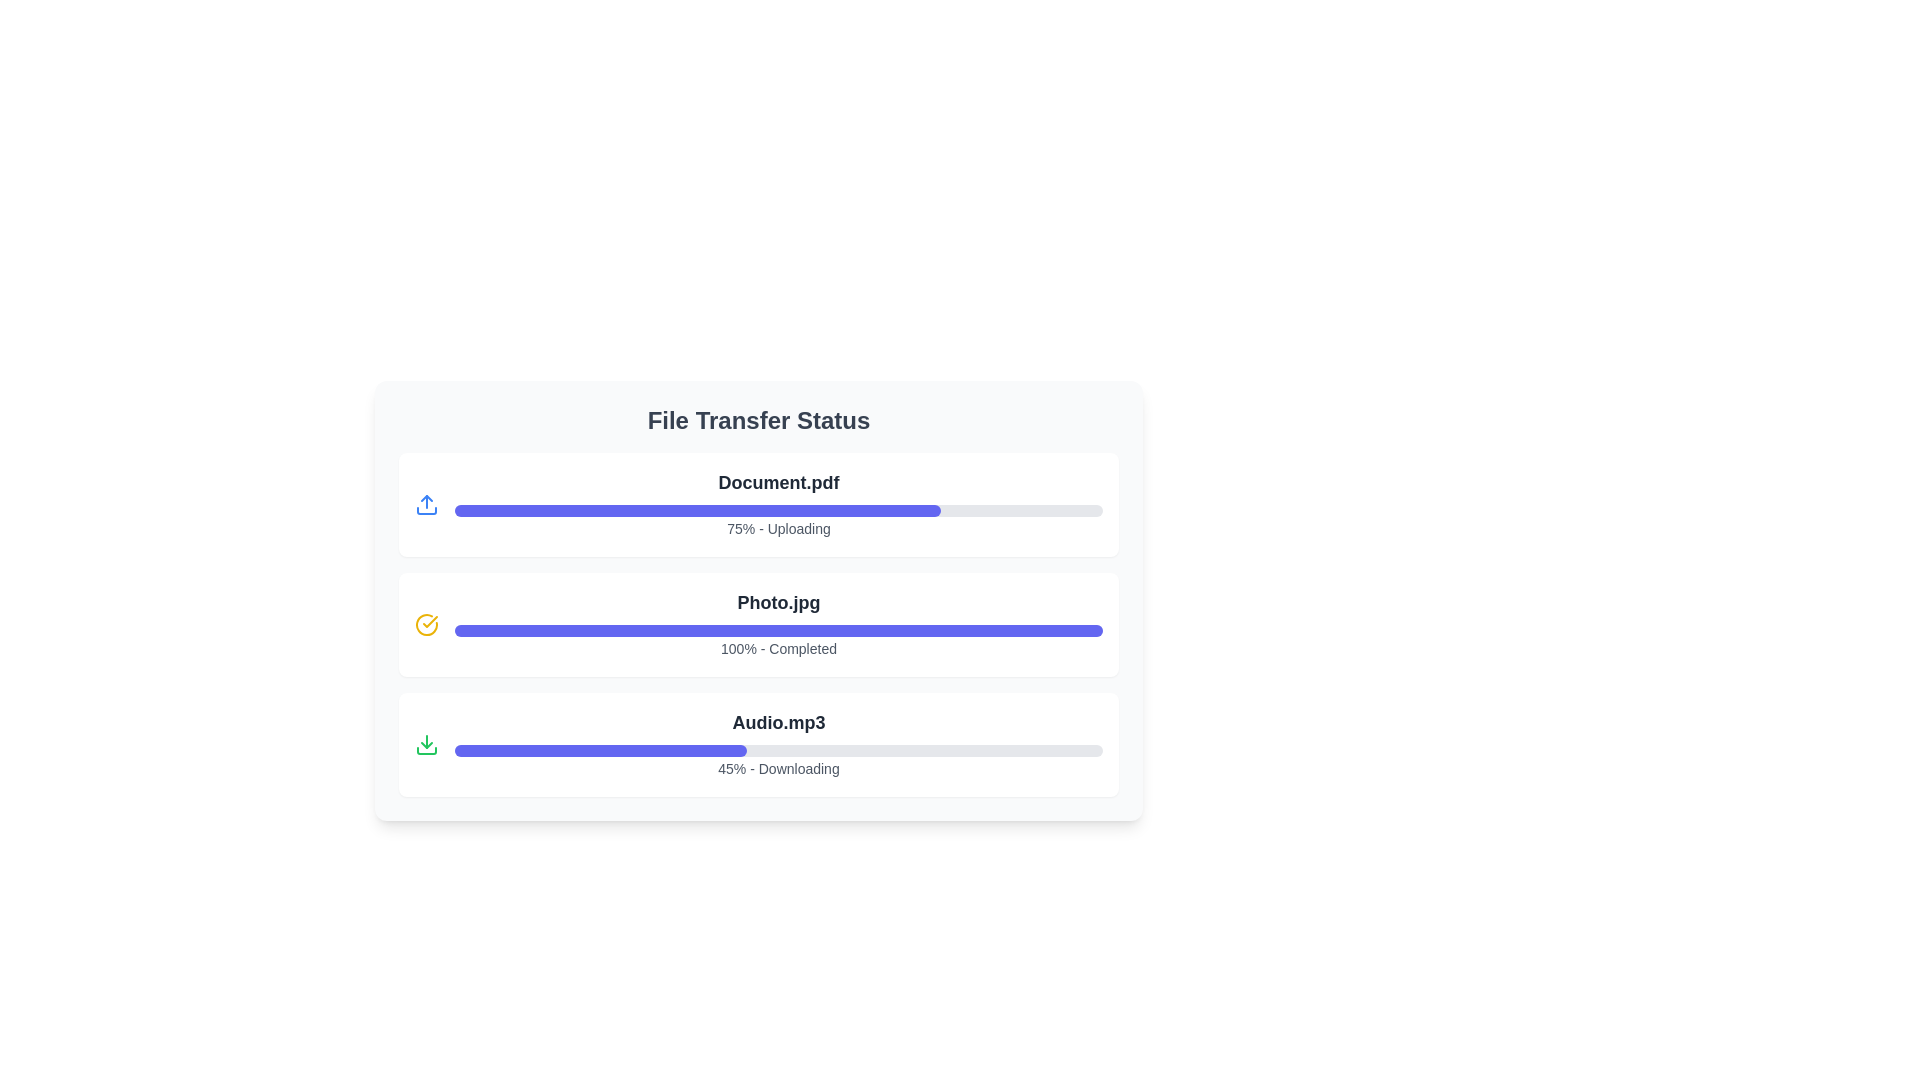 The width and height of the screenshot is (1920, 1080). Describe the element at coordinates (777, 631) in the screenshot. I see `the second progress bar representing the upload status of 'Photo.jpg', which is located beneath the text 'Photo.jpg' and above the line '100% - Completed'` at that location.